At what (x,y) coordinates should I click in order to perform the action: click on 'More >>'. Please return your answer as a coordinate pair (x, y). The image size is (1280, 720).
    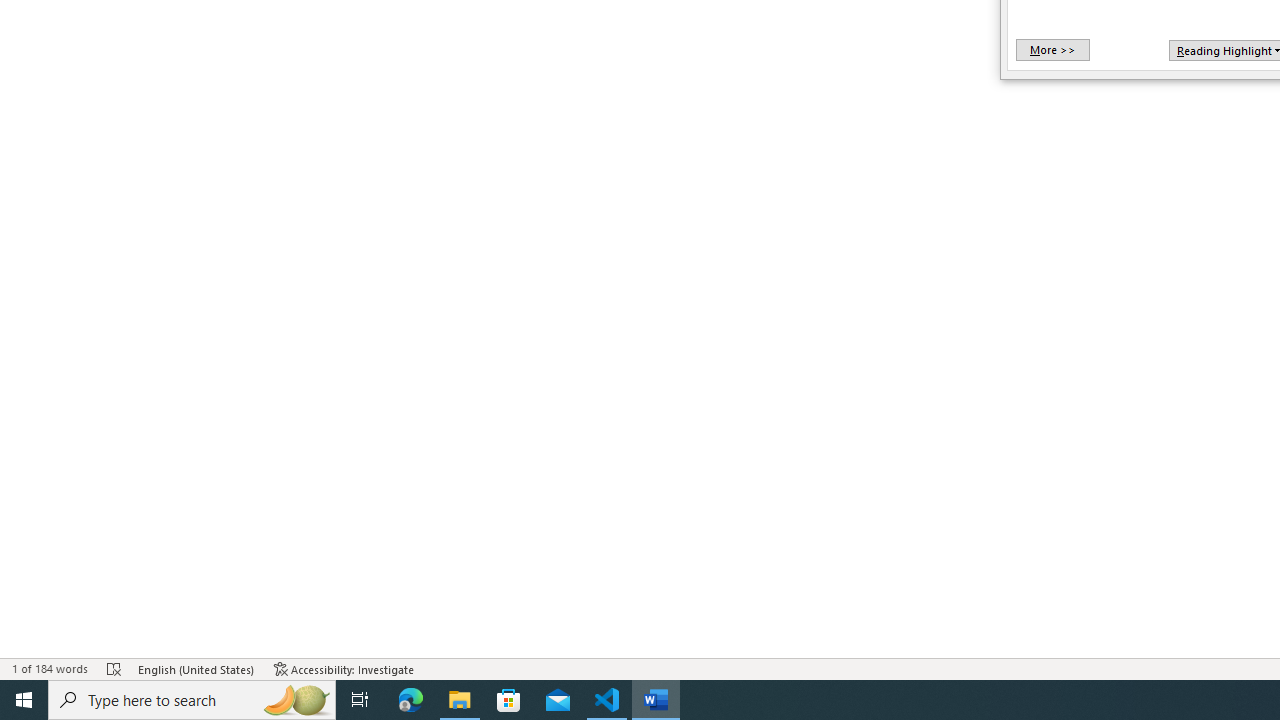
    Looking at the image, I should click on (1051, 49).